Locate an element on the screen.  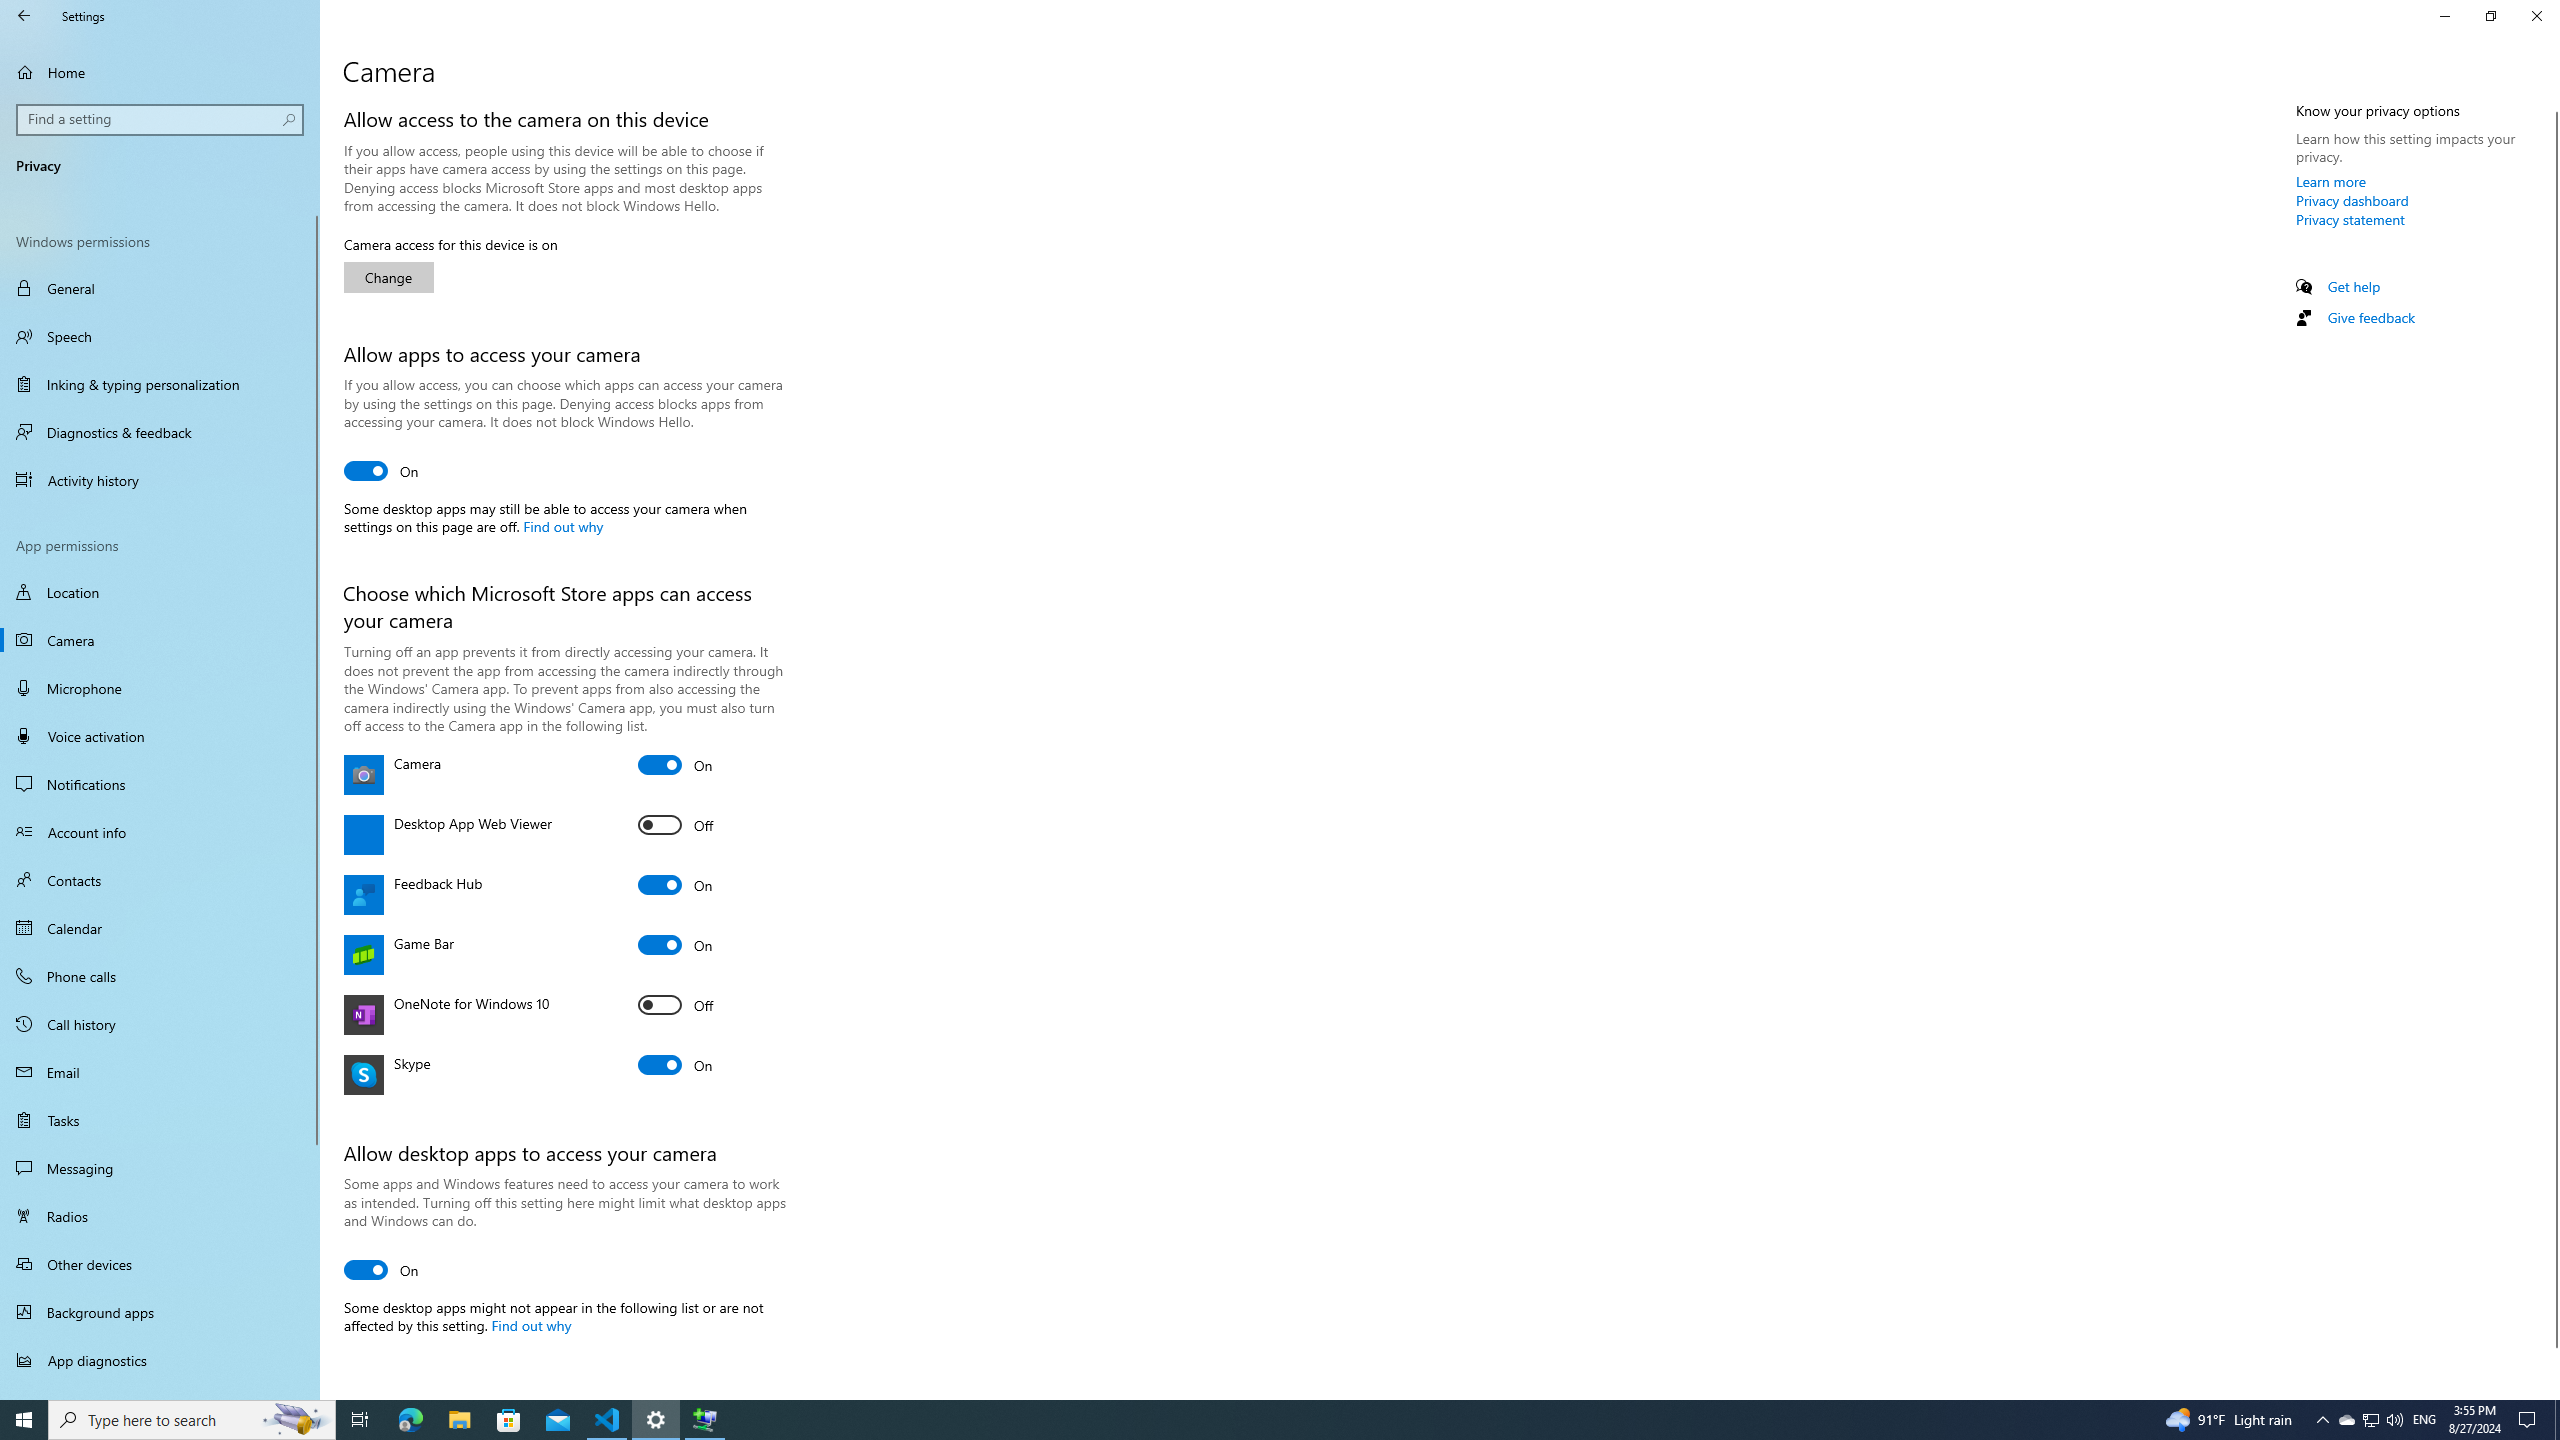
'Change' is located at coordinates (388, 276).